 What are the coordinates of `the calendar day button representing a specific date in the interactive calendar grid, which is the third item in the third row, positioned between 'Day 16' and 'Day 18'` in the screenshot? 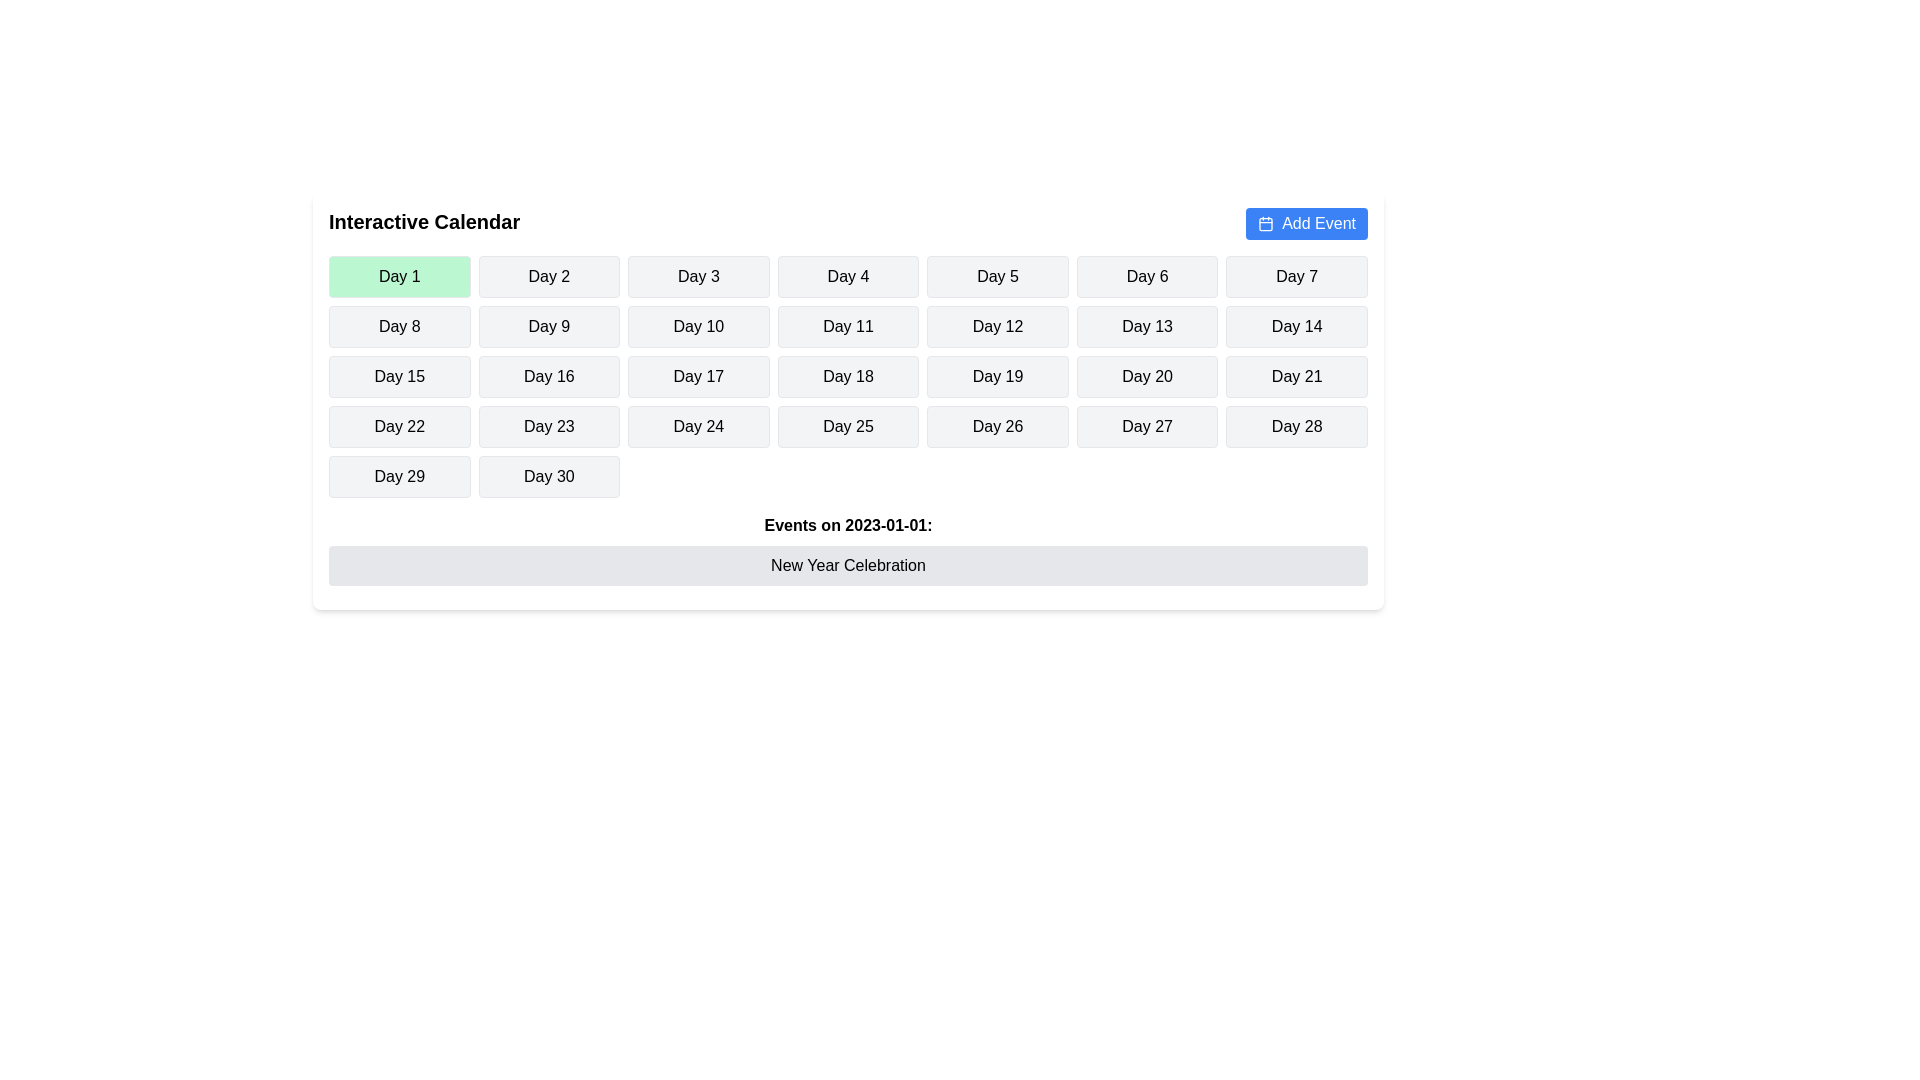 It's located at (698, 377).